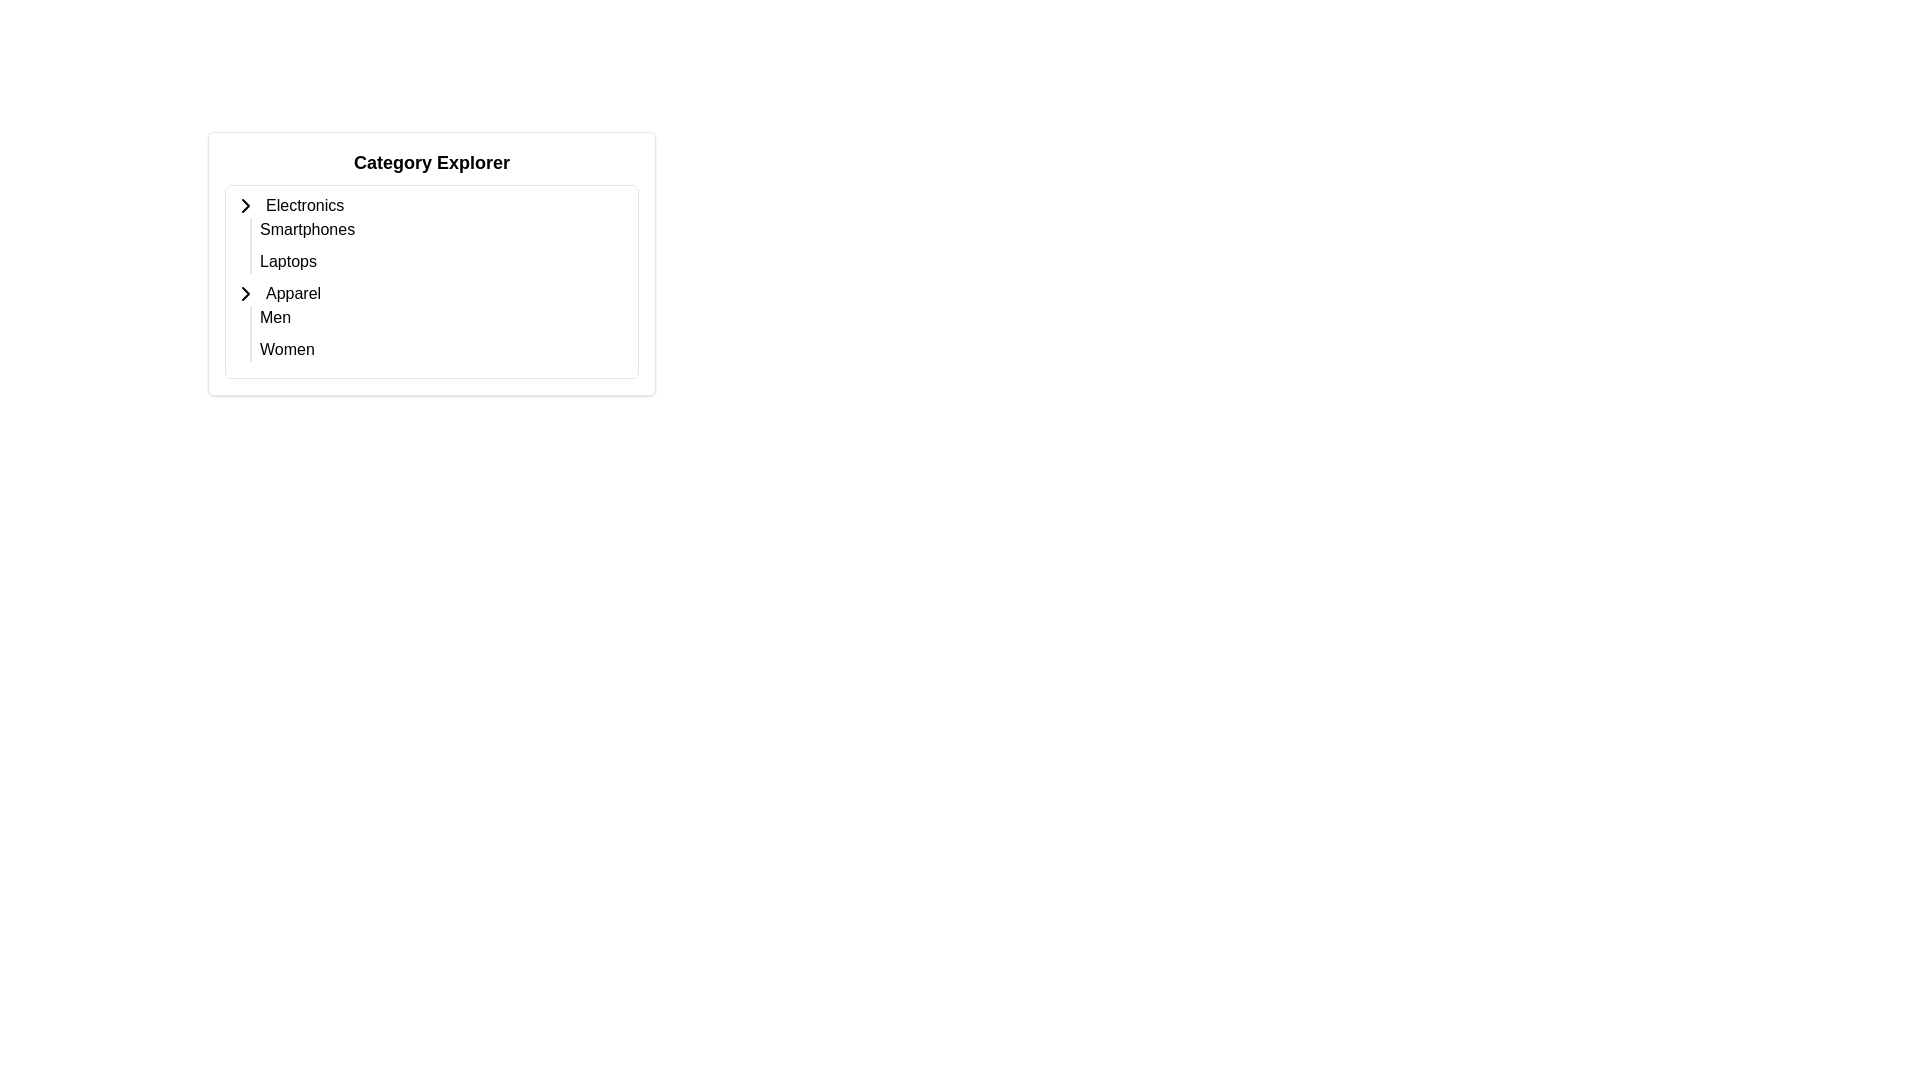 This screenshot has width=1920, height=1080. I want to click on the text label reading 'Laptops', which is the third item under the 'Electronics' category in a nested list structure, so click(287, 261).